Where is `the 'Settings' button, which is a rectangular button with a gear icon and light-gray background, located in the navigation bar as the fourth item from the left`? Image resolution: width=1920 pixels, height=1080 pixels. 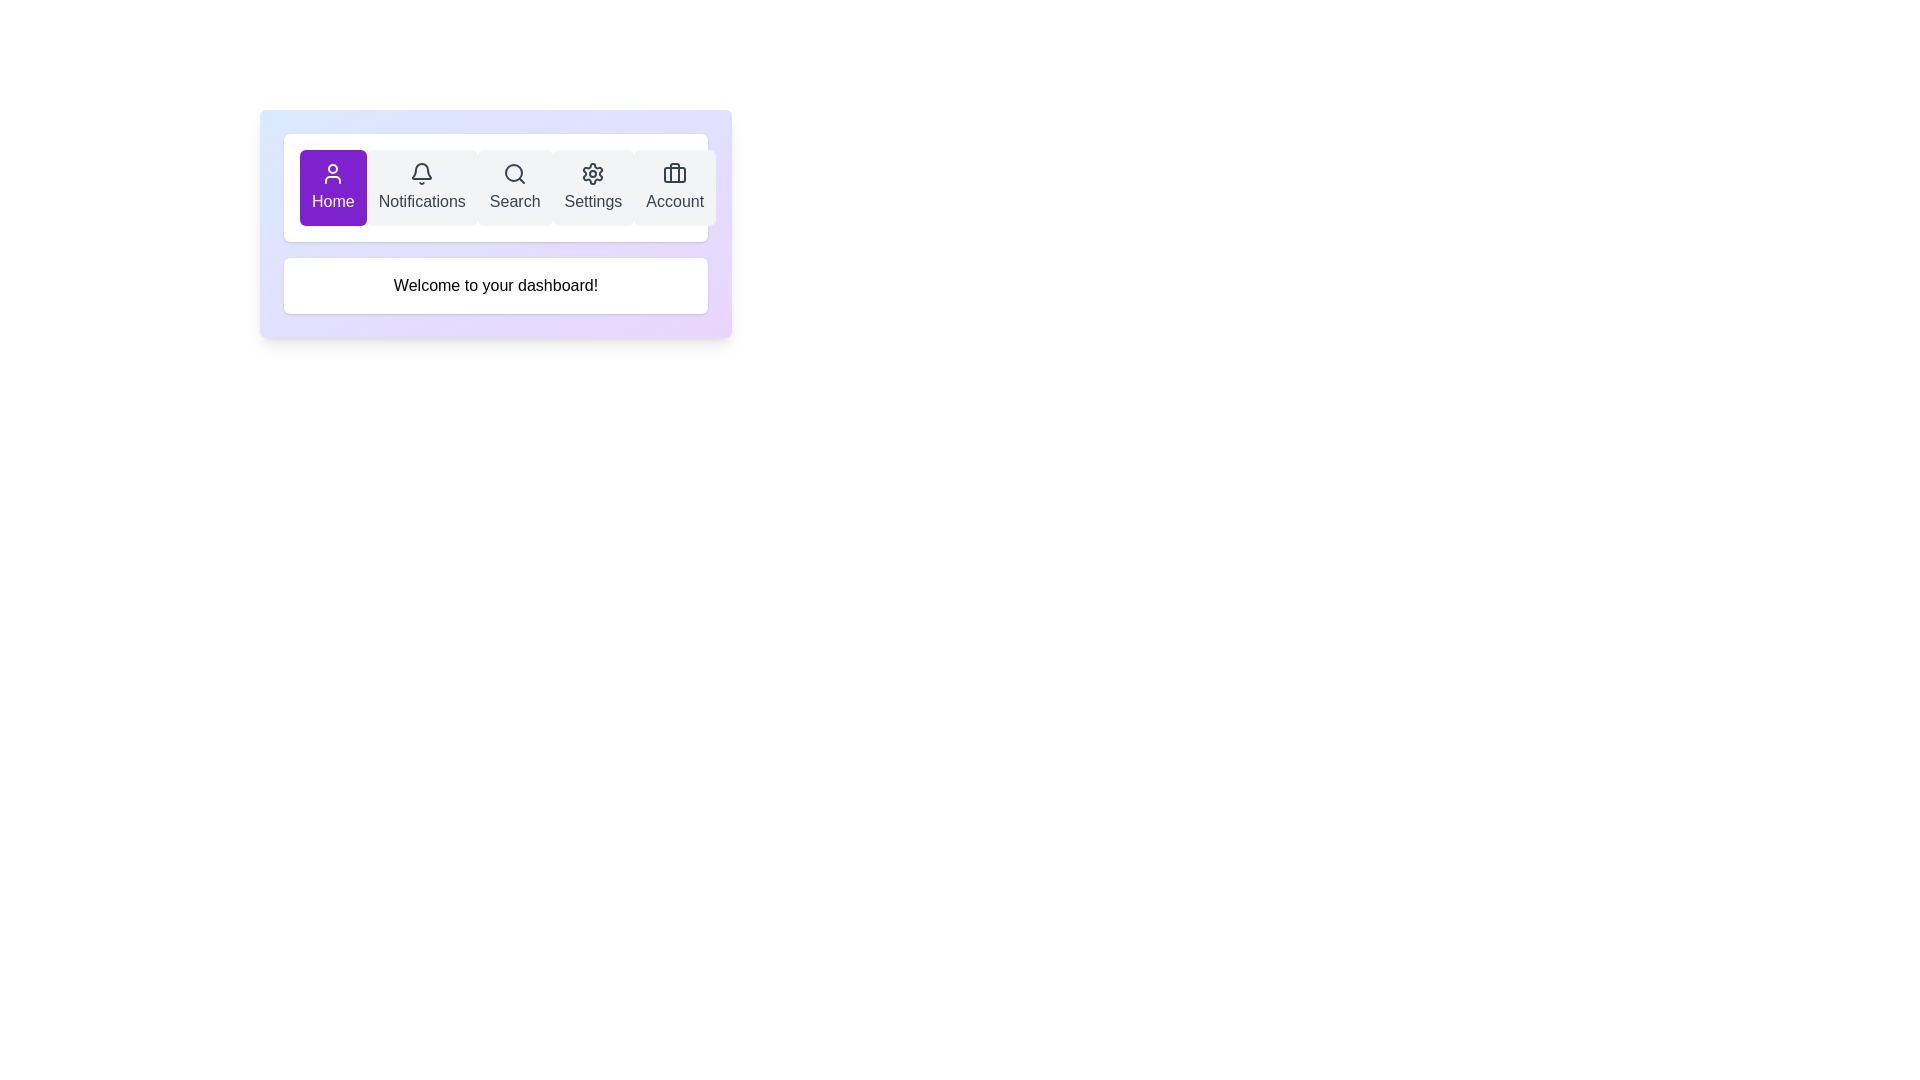
the 'Settings' button, which is a rectangular button with a gear icon and light-gray background, located in the navigation bar as the fourth item from the left is located at coordinates (592, 188).